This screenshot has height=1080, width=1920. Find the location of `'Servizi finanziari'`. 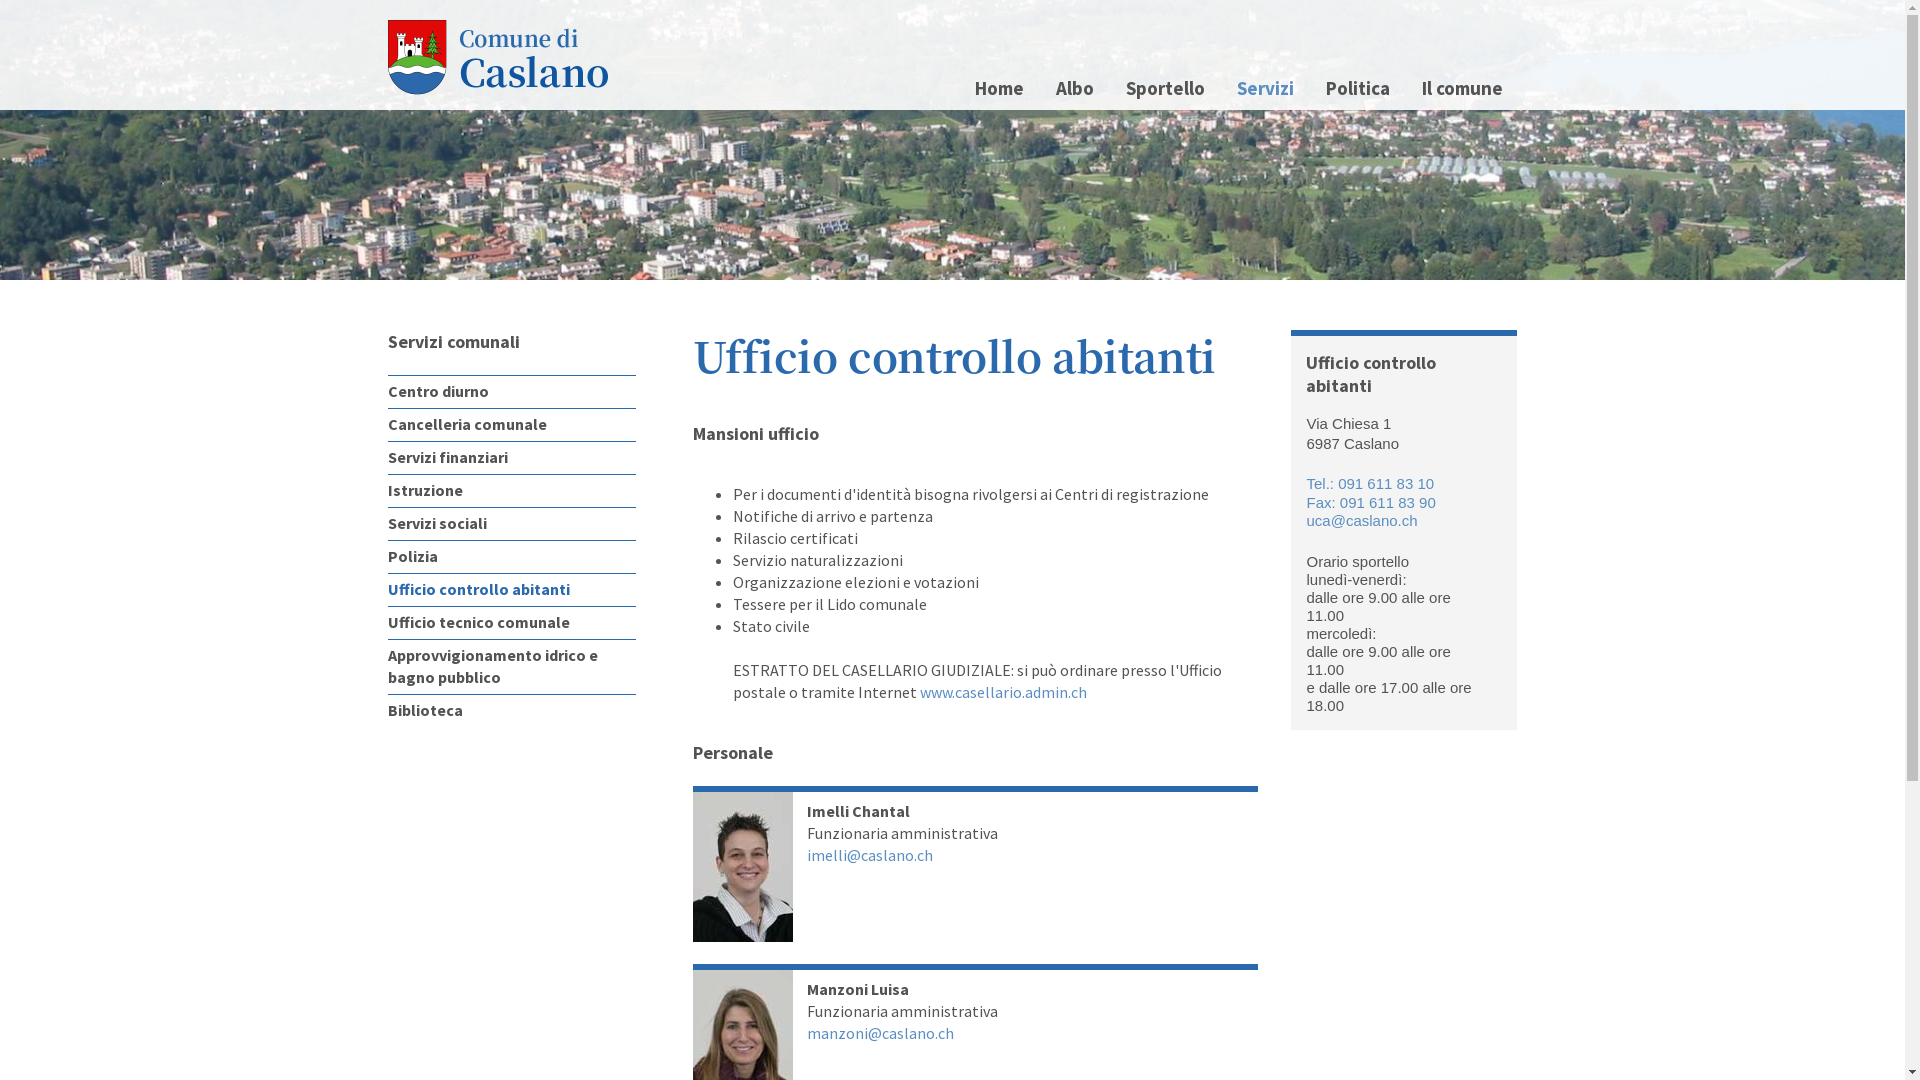

'Servizi finanziari' is located at coordinates (512, 457).